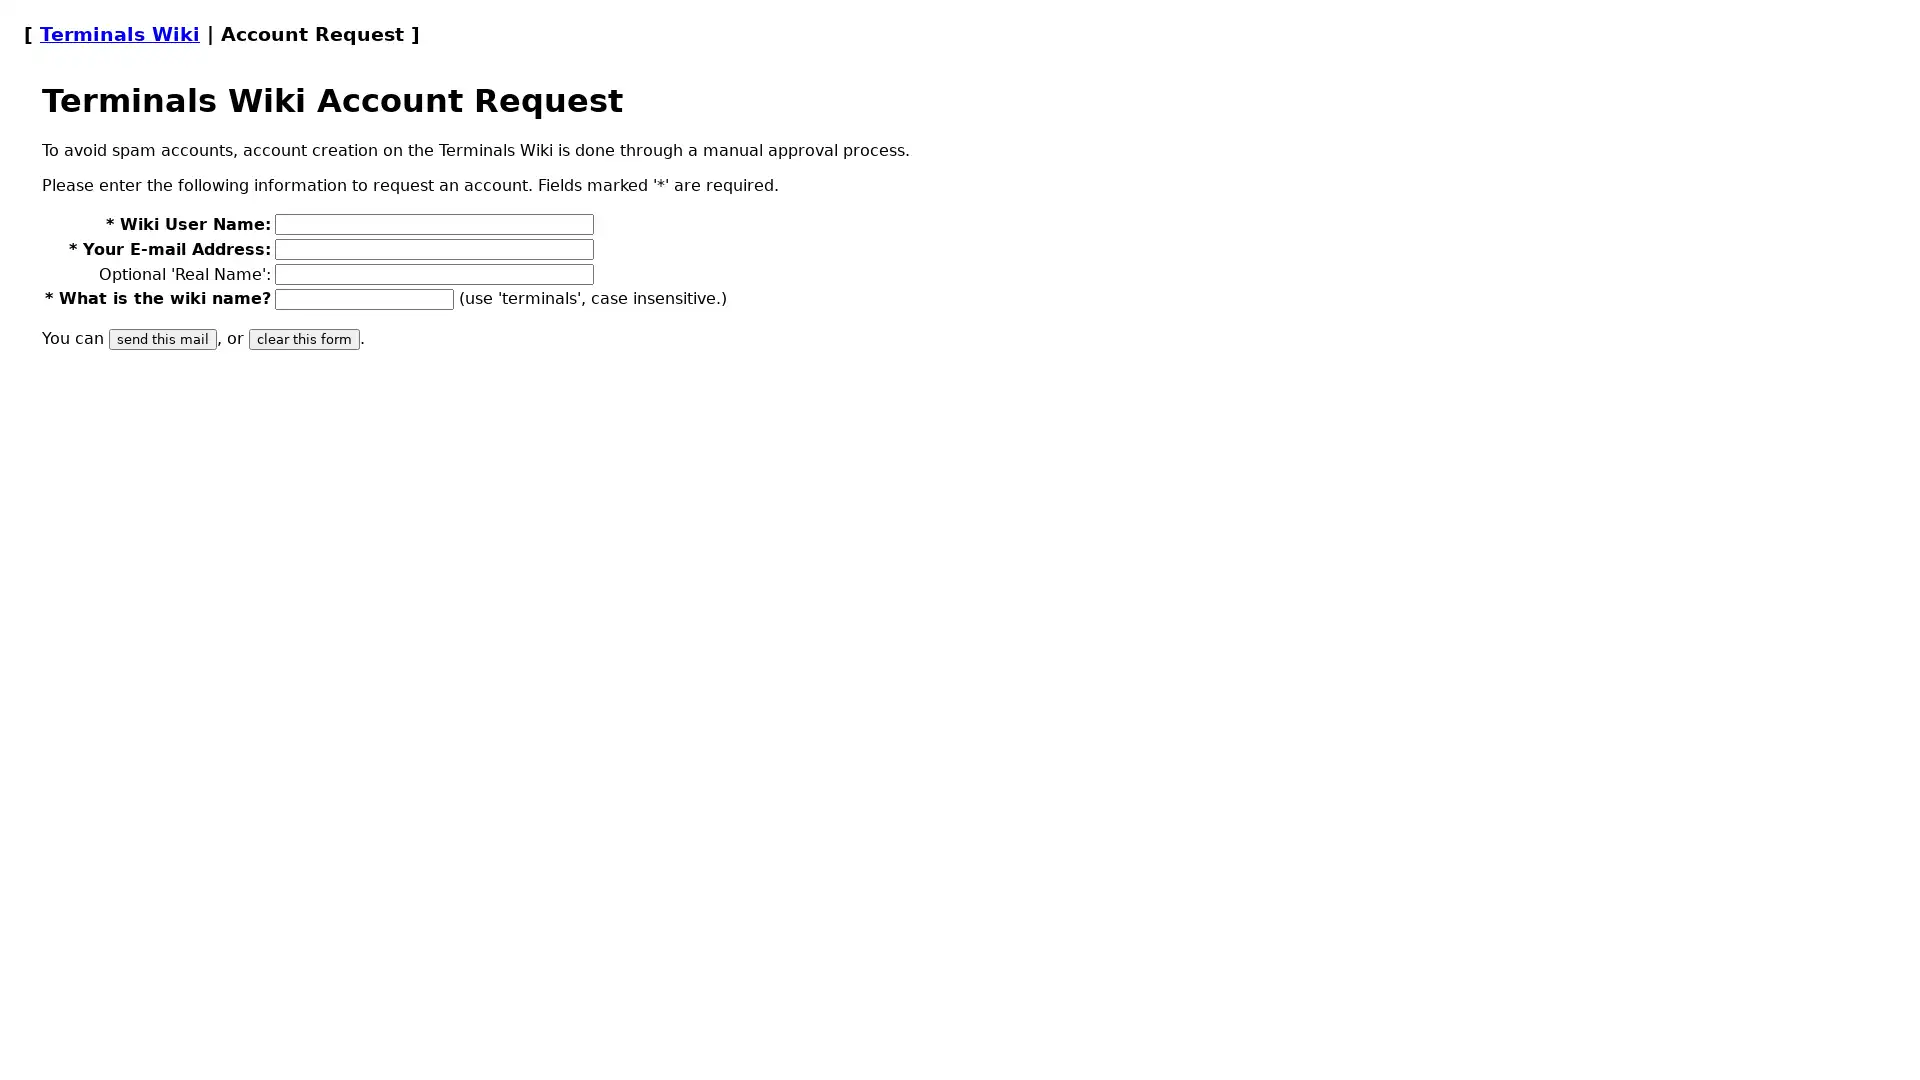 The height and width of the screenshot is (1080, 1920). What do you see at coordinates (163, 338) in the screenshot?
I see `send this mail` at bounding box center [163, 338].